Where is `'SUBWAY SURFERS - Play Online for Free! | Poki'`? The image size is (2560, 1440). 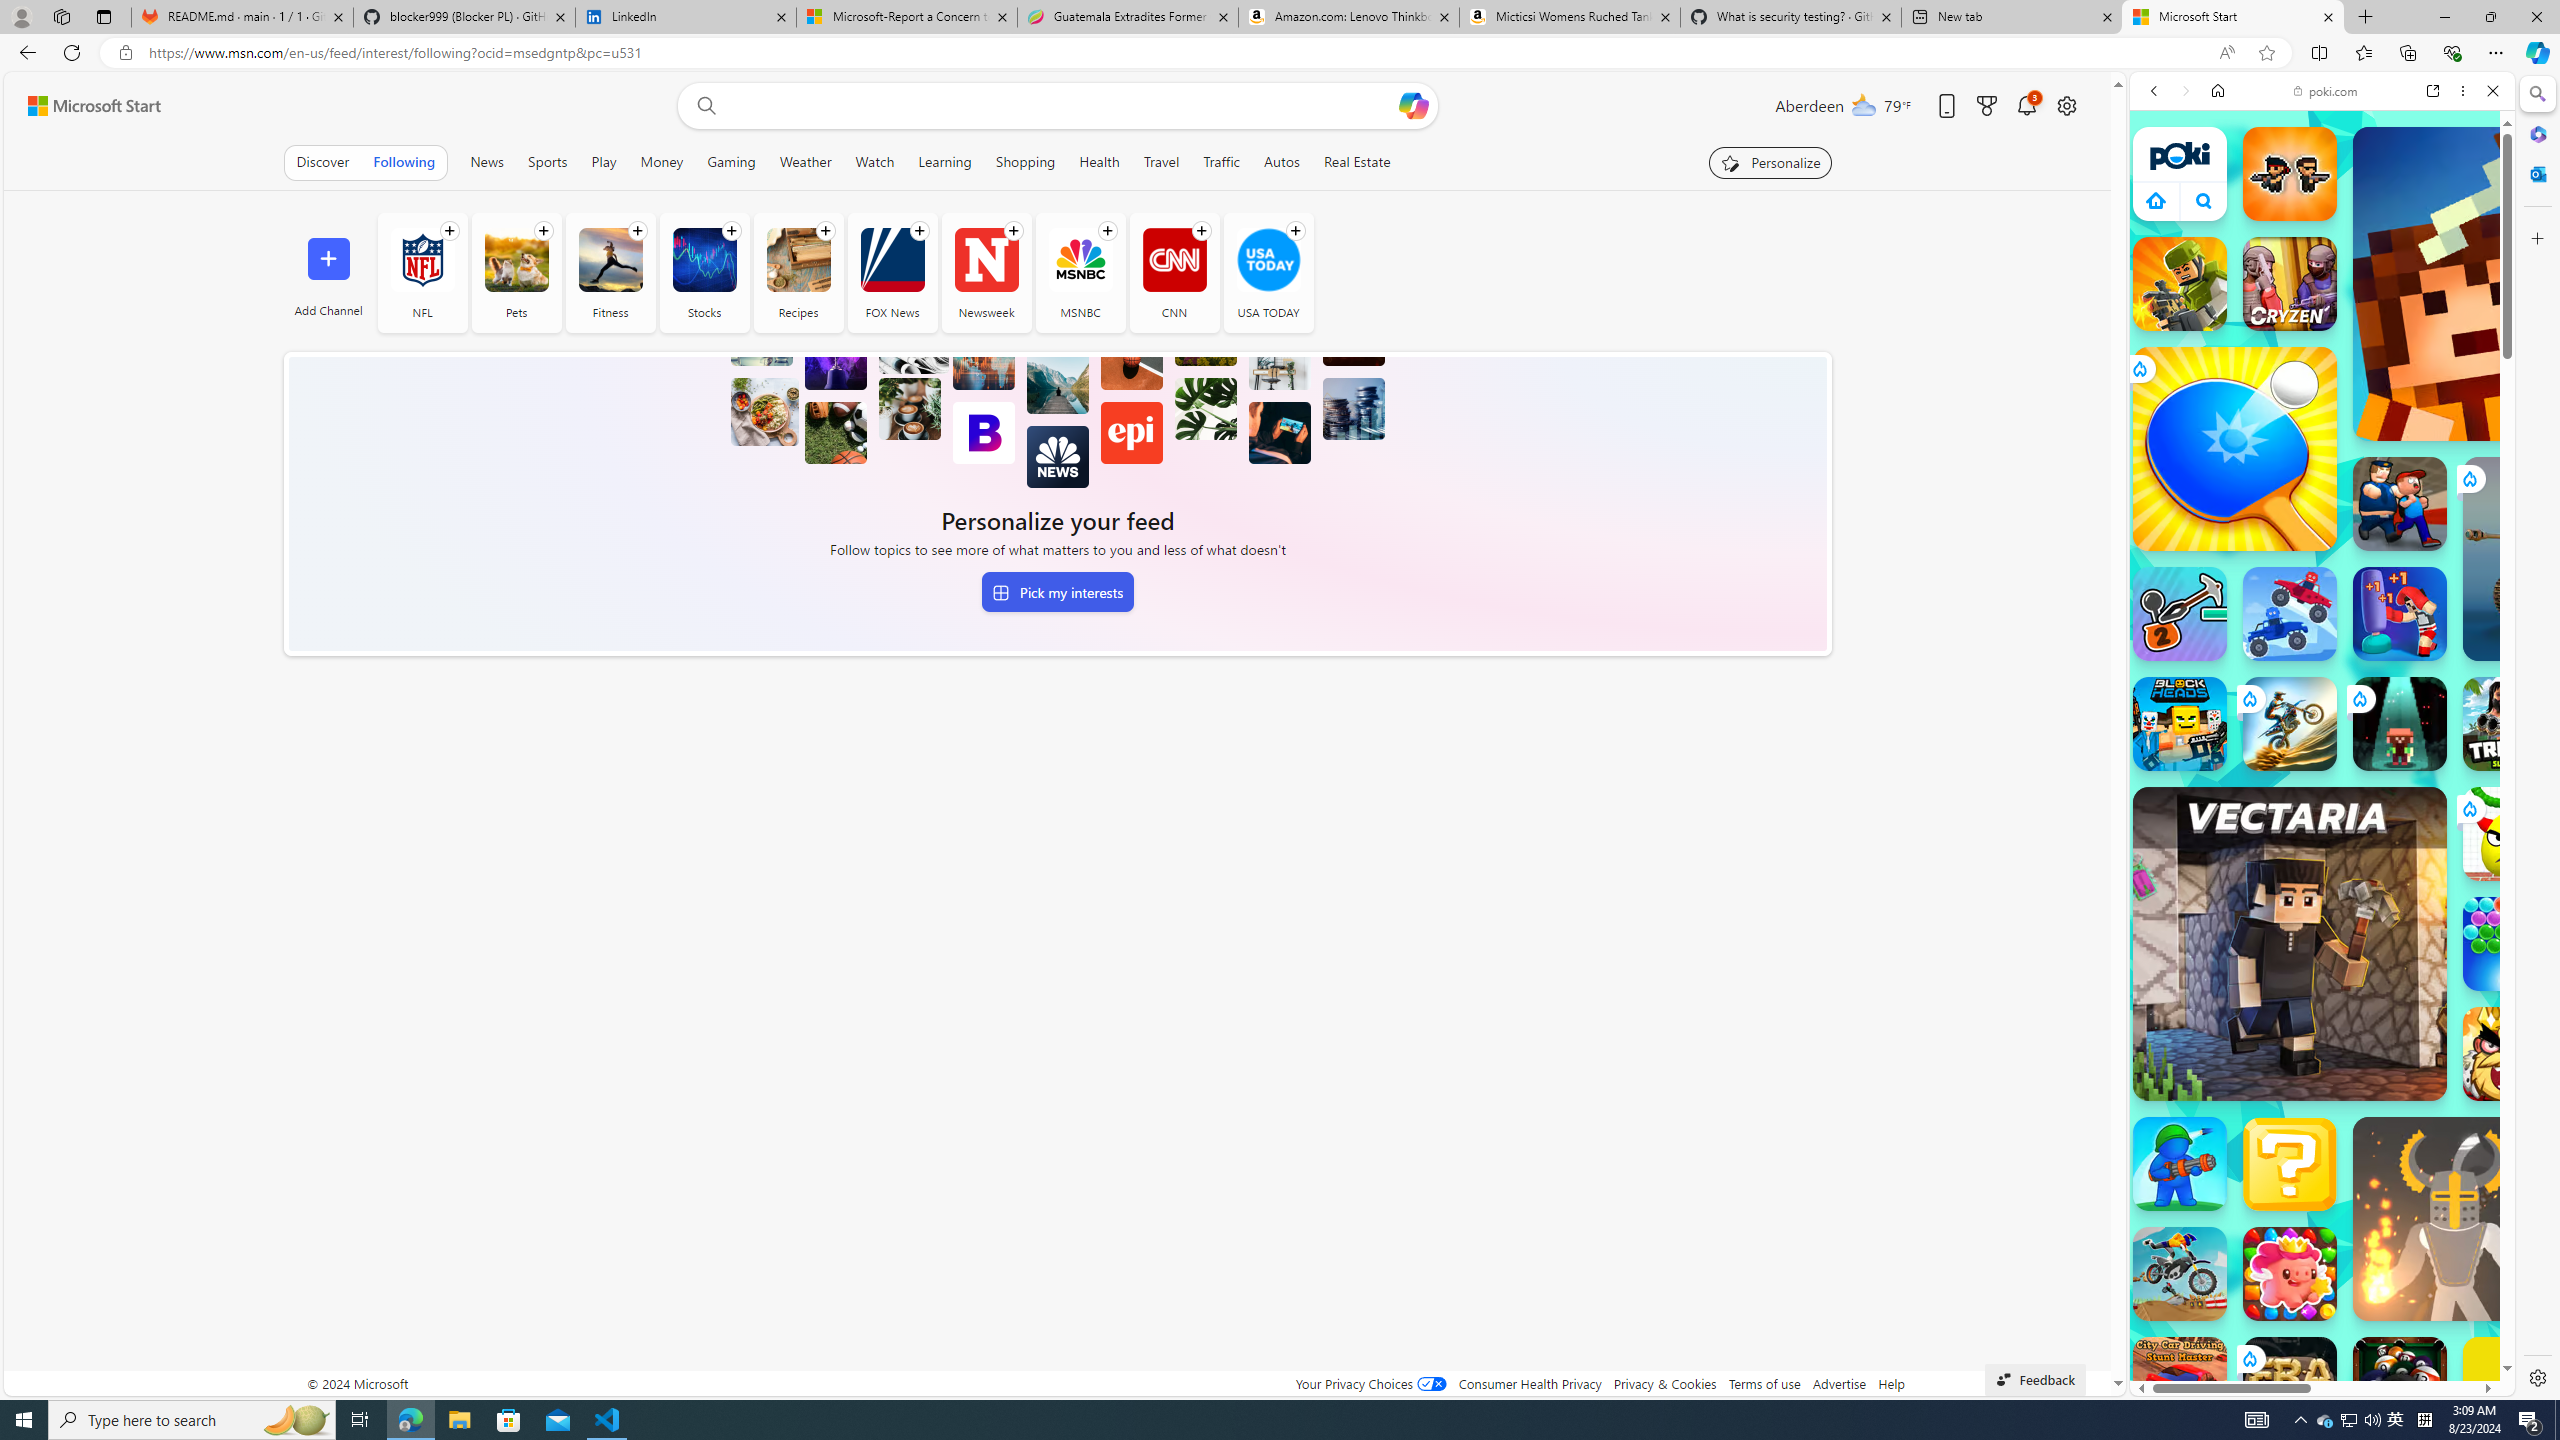
'SUBWAY SURFERS - Play Online for Free! | Poki' is located at coordinates (2314, 1344).